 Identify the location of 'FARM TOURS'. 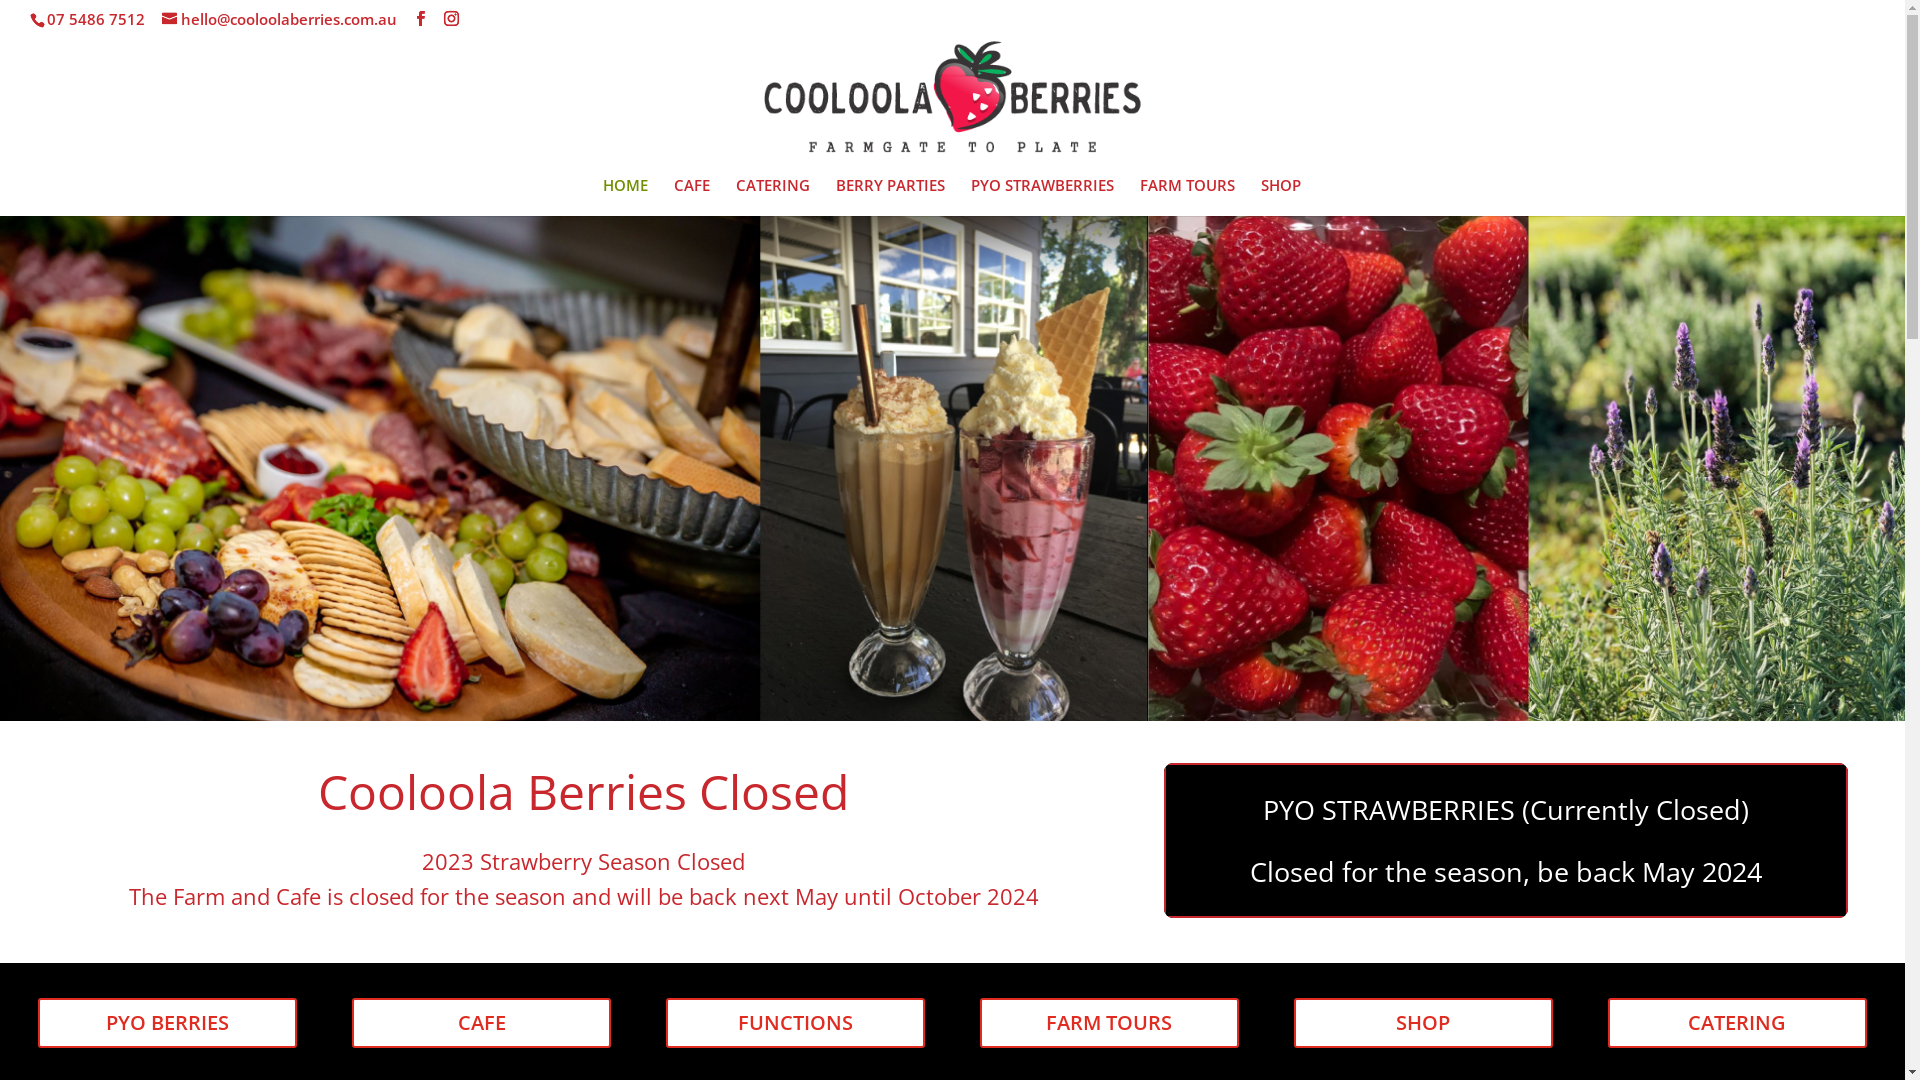
(1108, 1022).